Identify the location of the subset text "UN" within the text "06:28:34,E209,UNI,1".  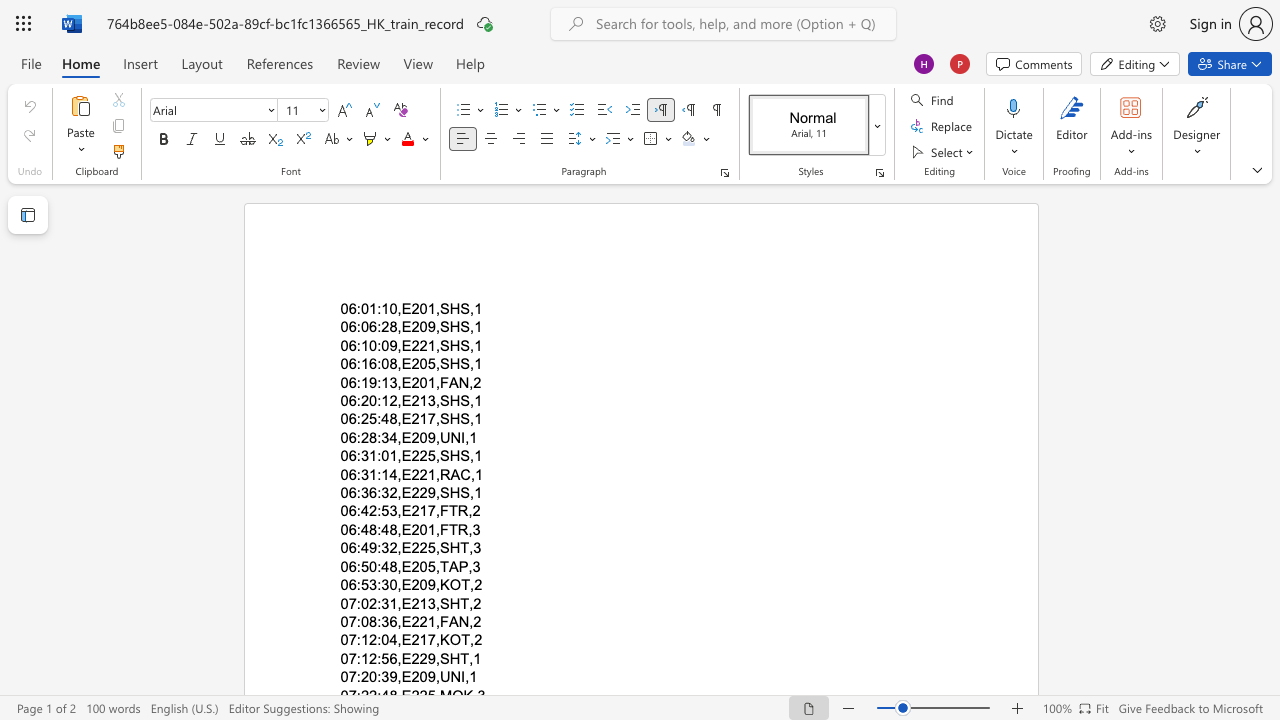
(438, 436).